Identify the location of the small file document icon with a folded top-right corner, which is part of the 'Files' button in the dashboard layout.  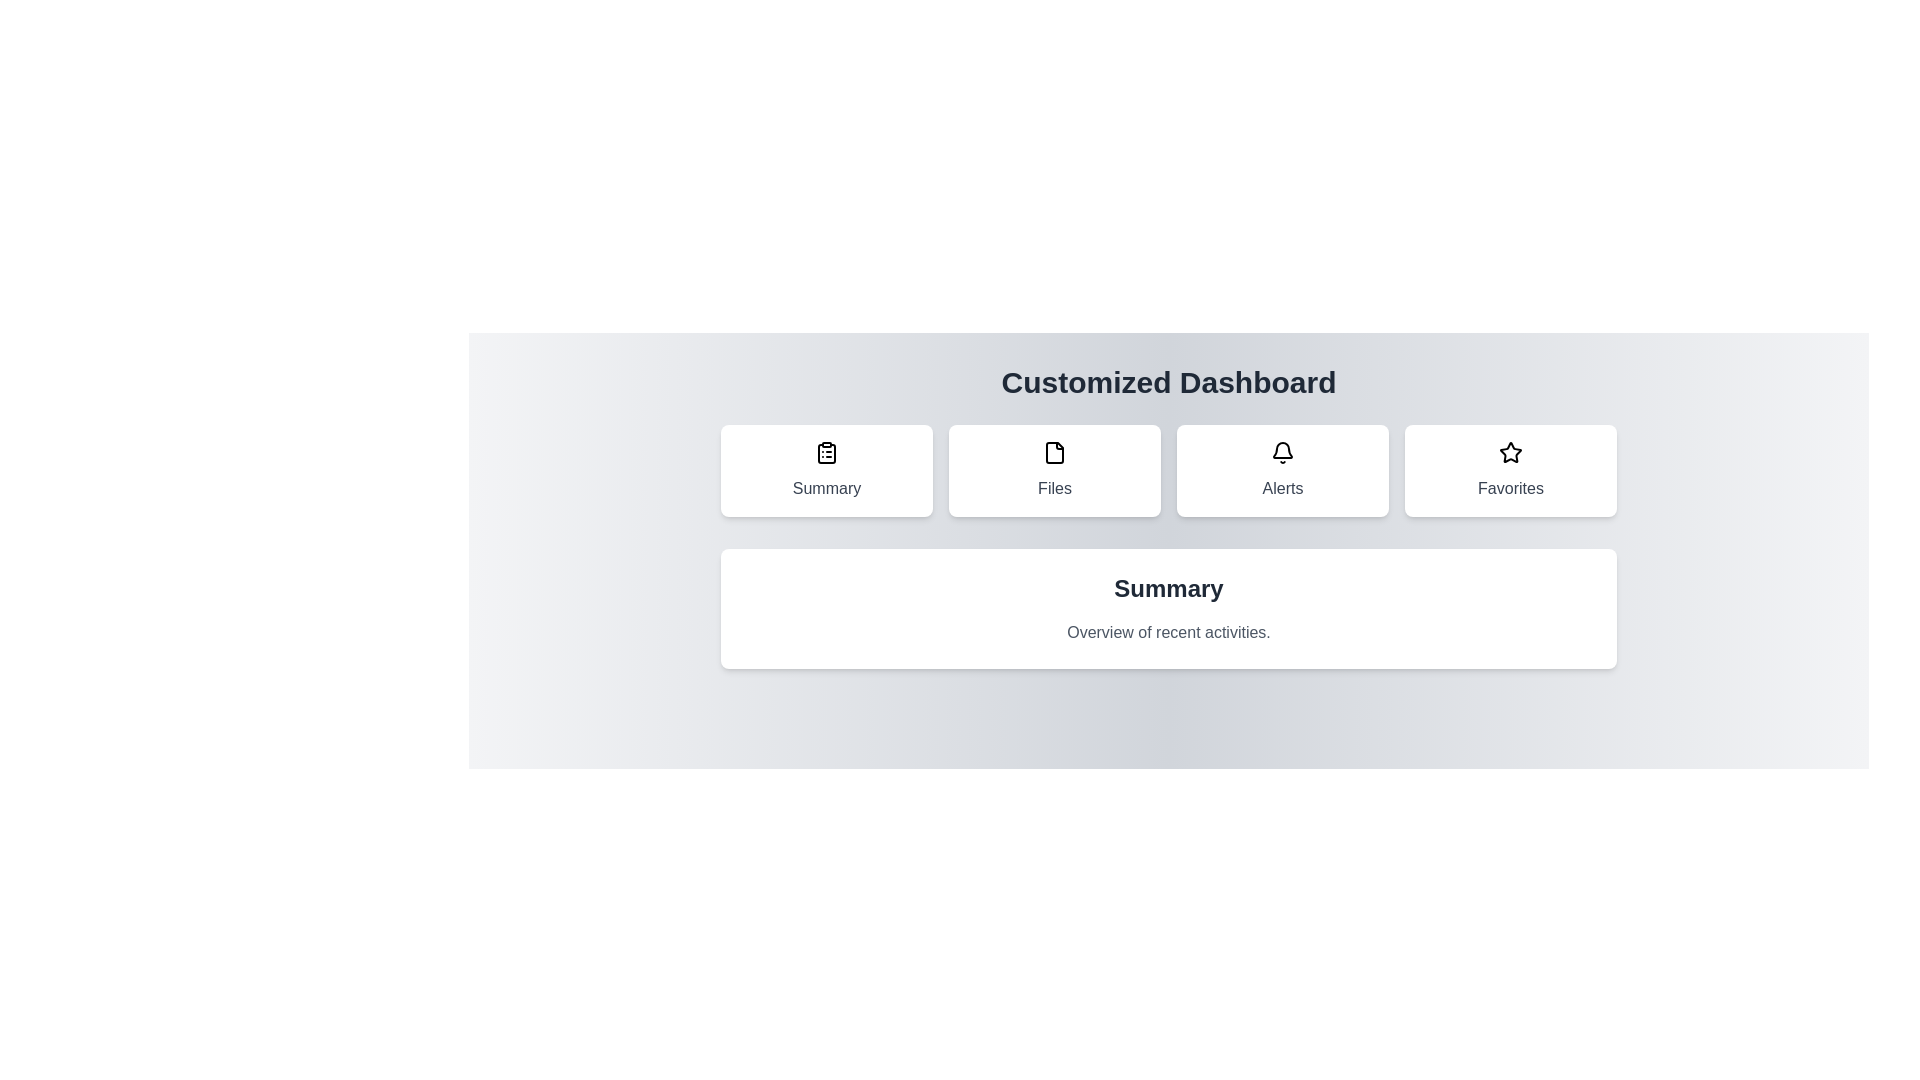
(1054, 452).